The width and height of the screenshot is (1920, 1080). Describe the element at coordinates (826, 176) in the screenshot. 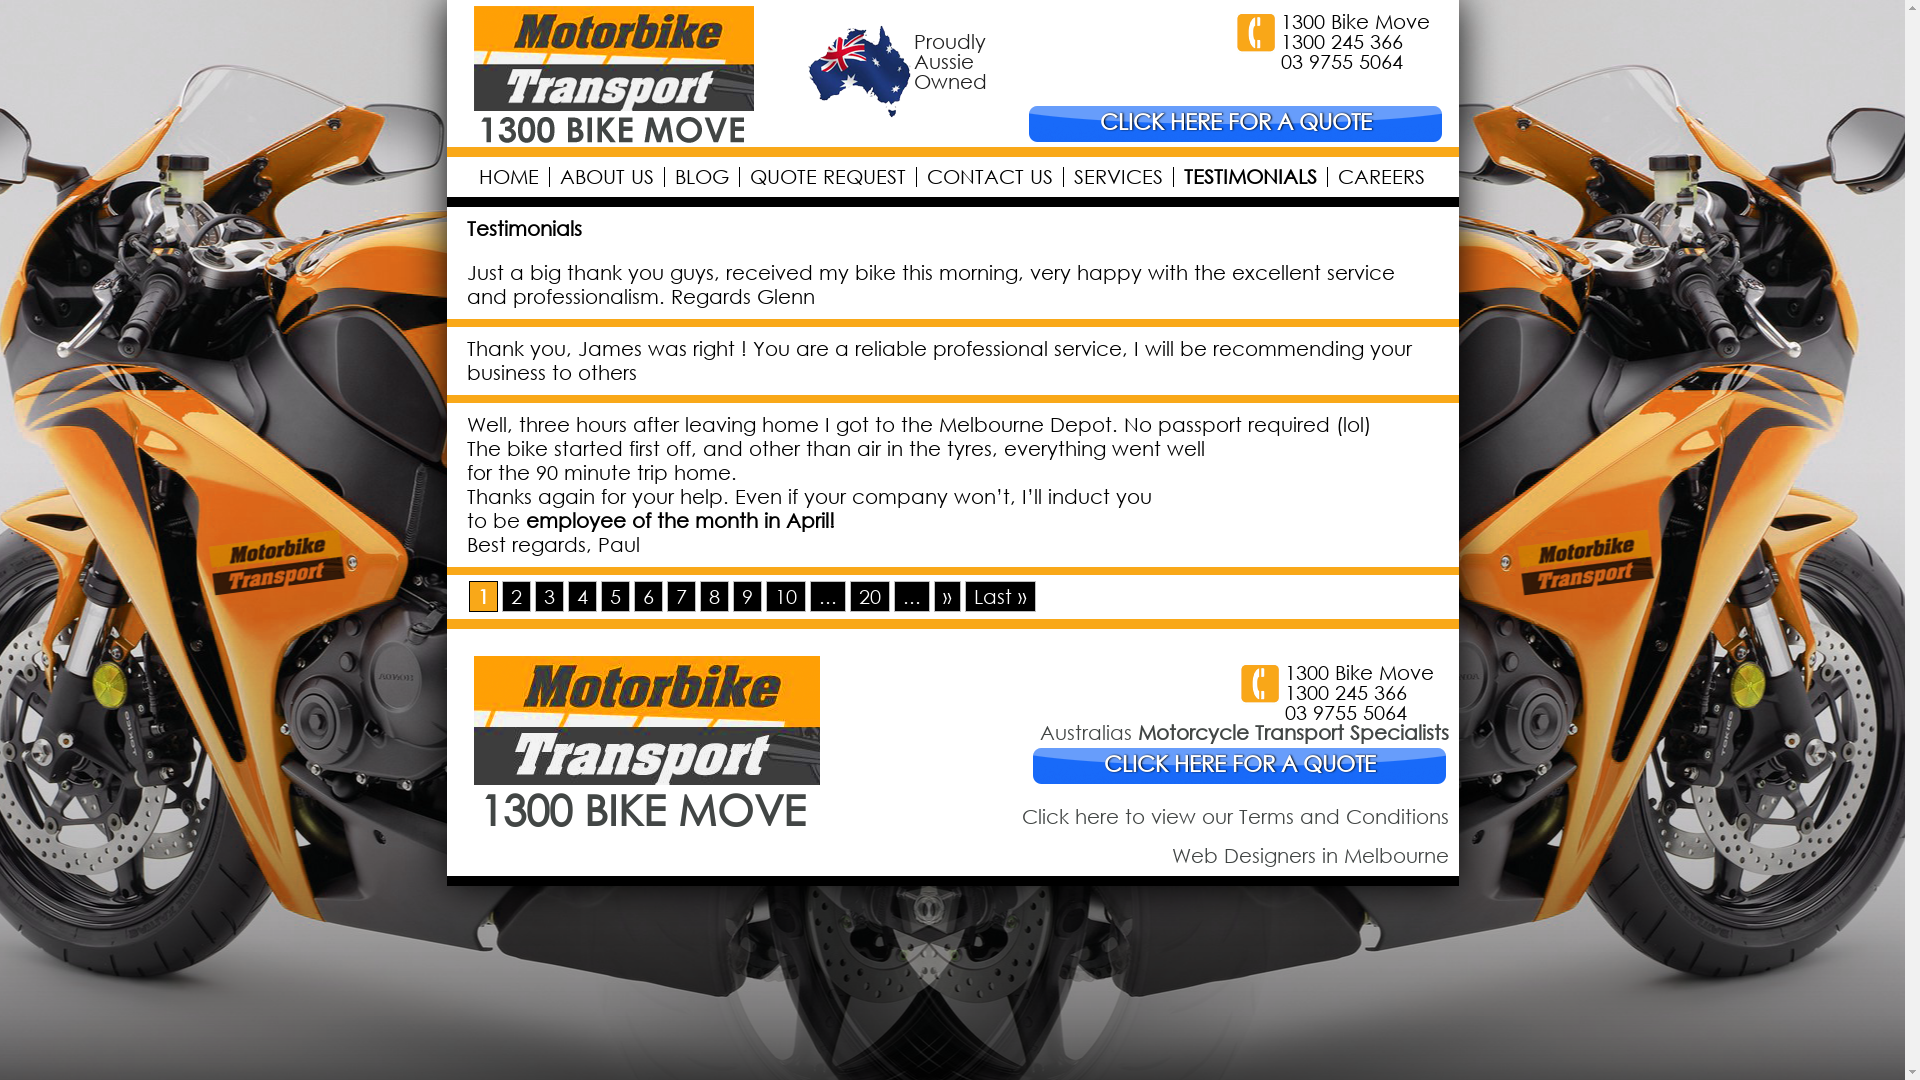

I see `'QUOTE REQUEST'` at that location.